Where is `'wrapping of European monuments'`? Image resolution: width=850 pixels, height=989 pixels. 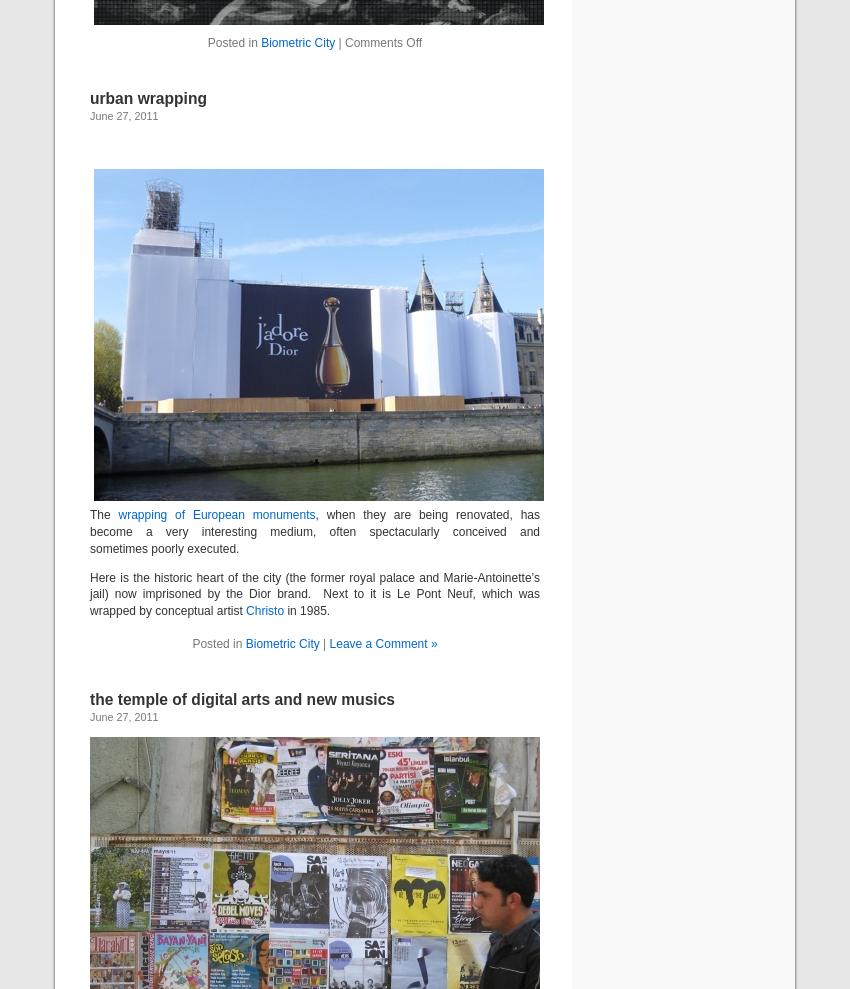 'wrapping of European monuments' is located at coordinates (216, 514).